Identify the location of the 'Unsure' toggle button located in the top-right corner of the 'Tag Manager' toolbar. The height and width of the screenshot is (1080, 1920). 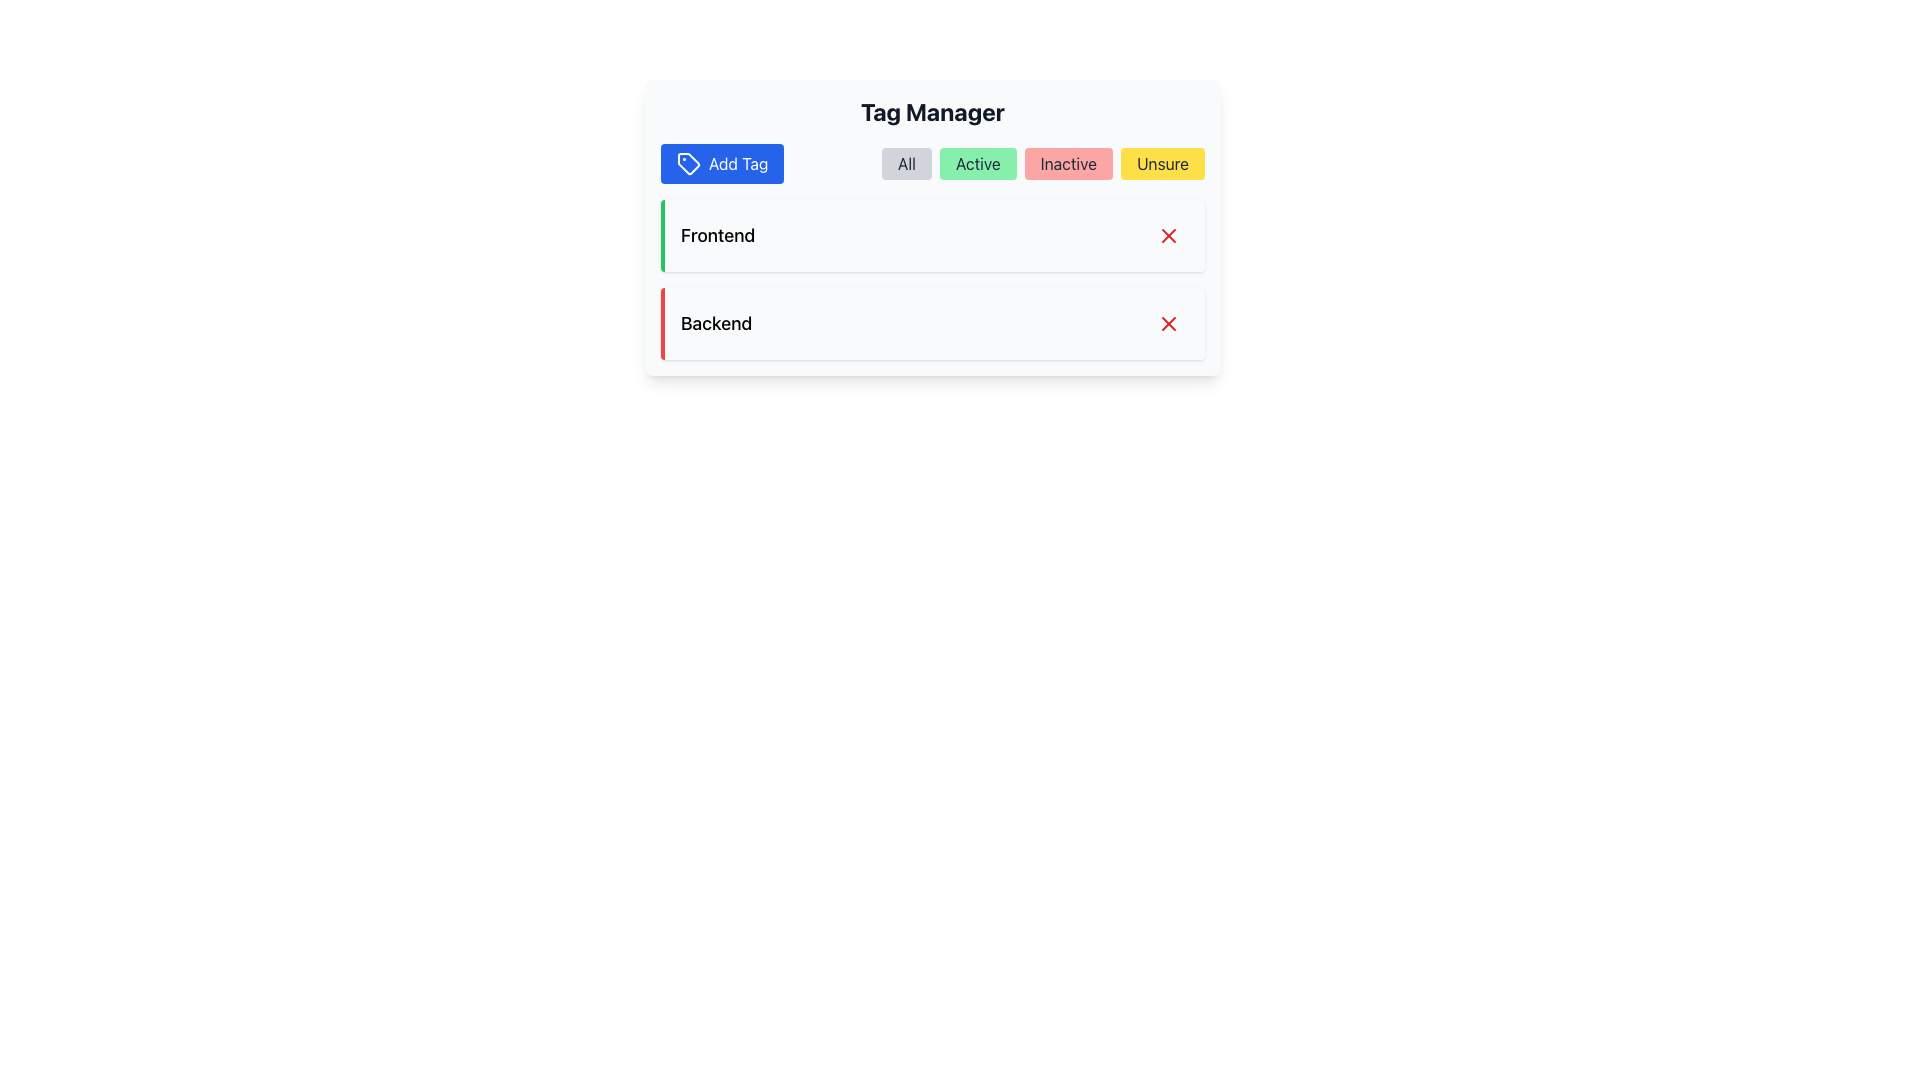
(1162, 163).